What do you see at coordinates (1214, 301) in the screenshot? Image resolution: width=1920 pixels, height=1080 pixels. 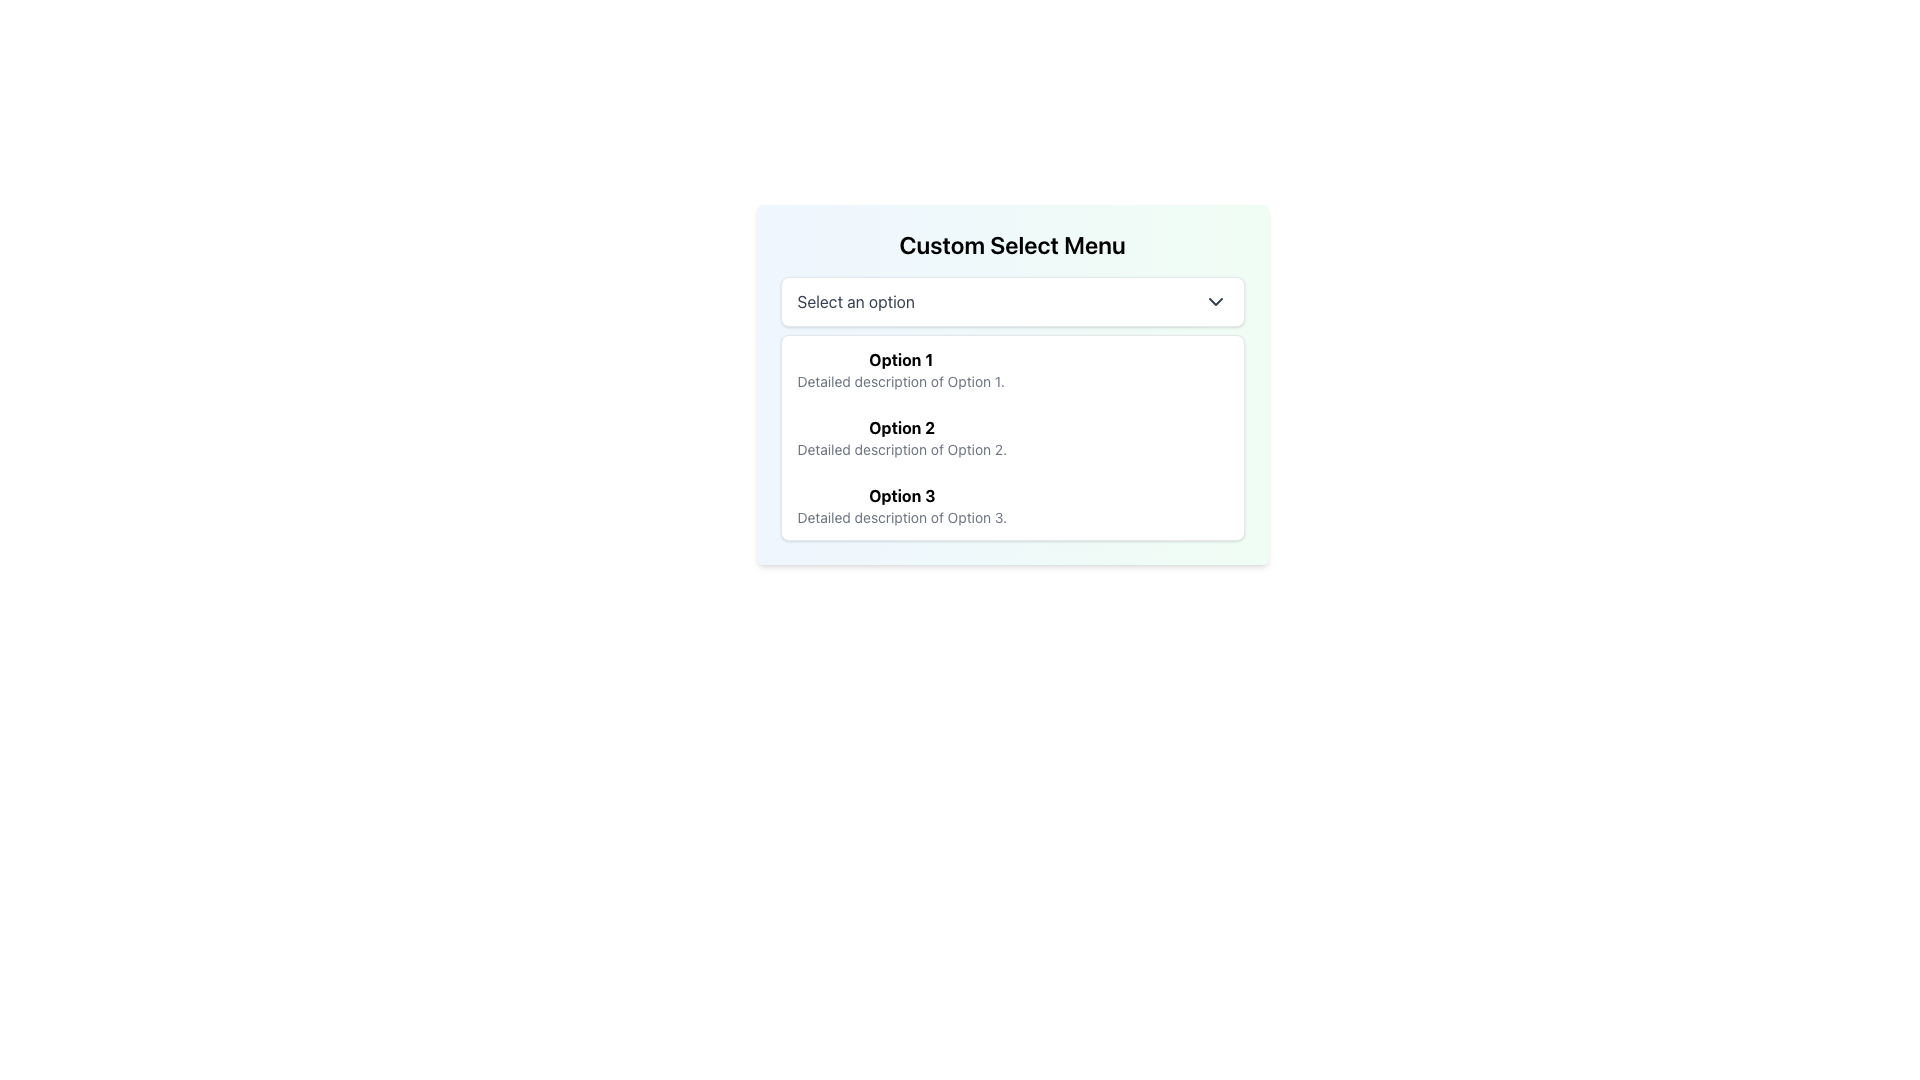 I see `the Dropdown indicator icon, which is an arrow icon pointing downward located to the far-right of the 'Select an option' dropdown field` at bounding box center [1214, 301].